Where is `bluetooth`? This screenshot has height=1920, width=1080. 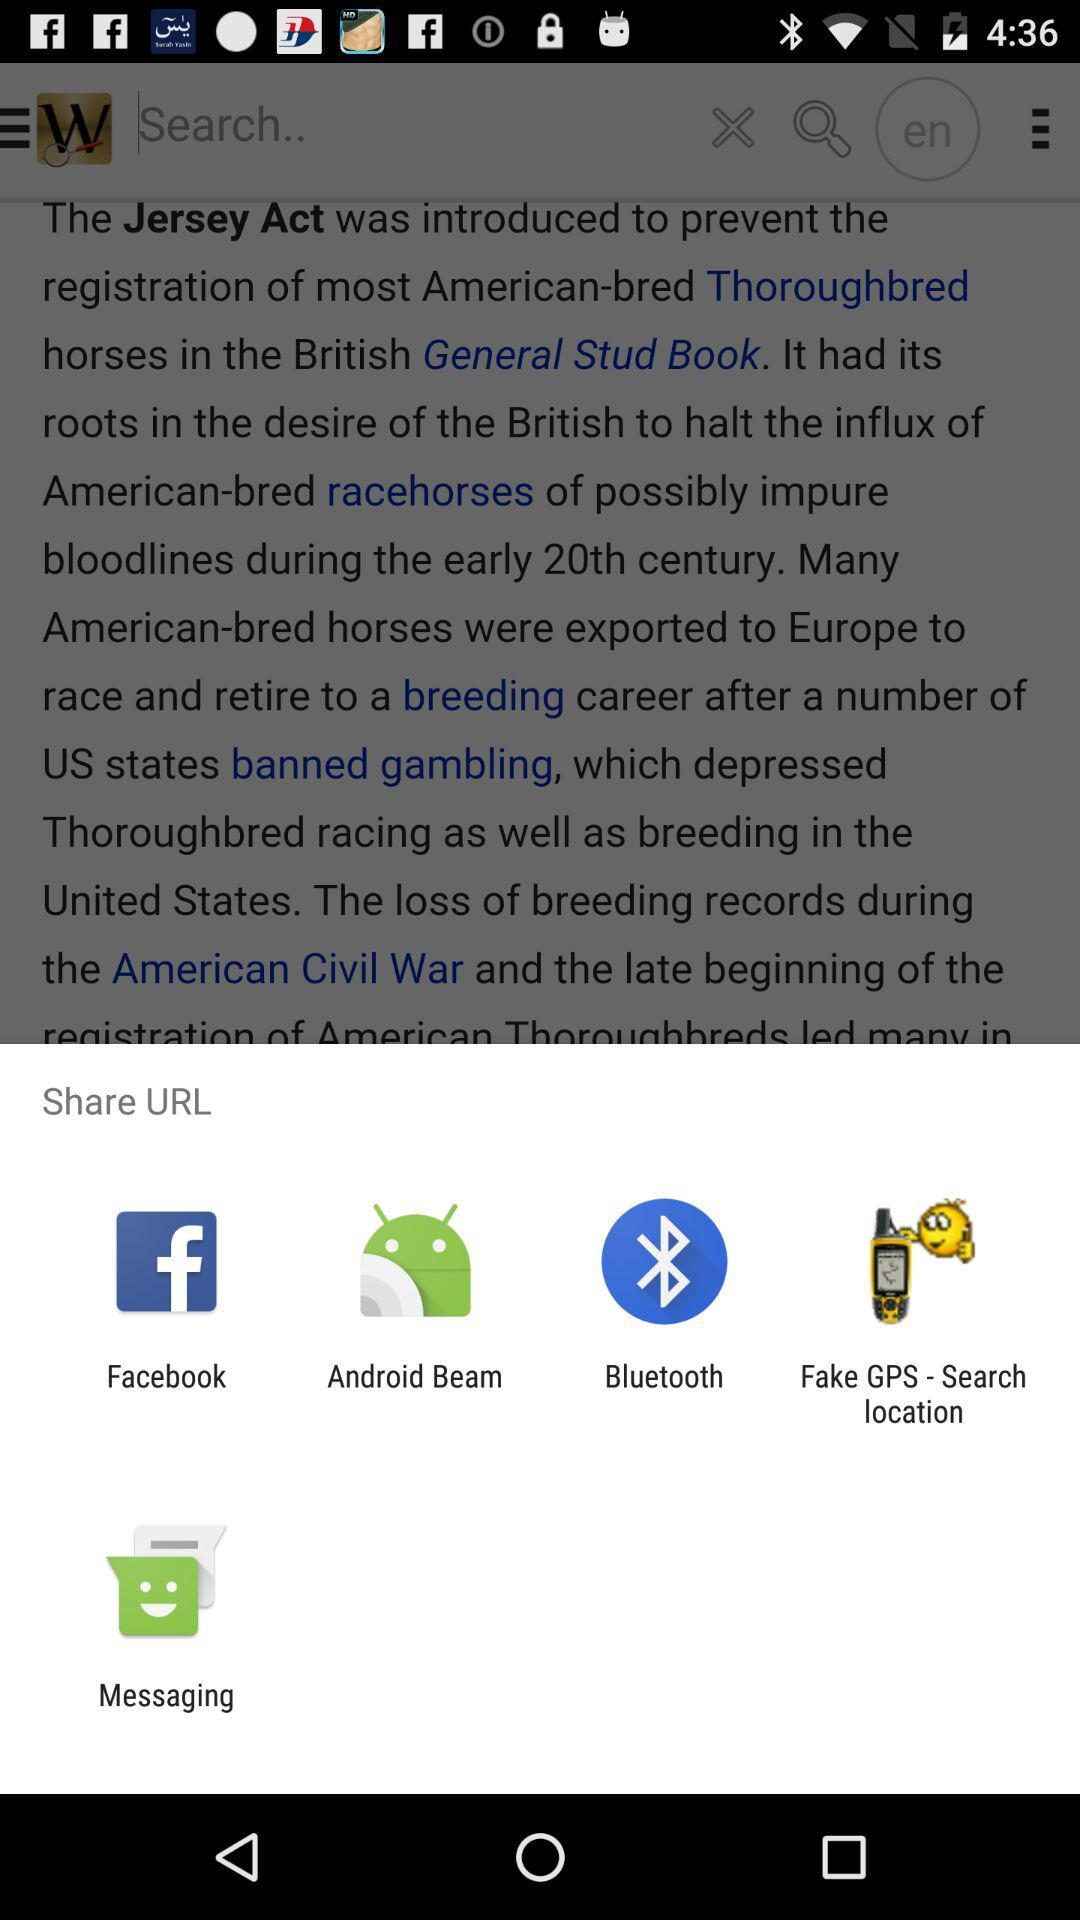
bluetooth is located at coordinates (664, 1392).